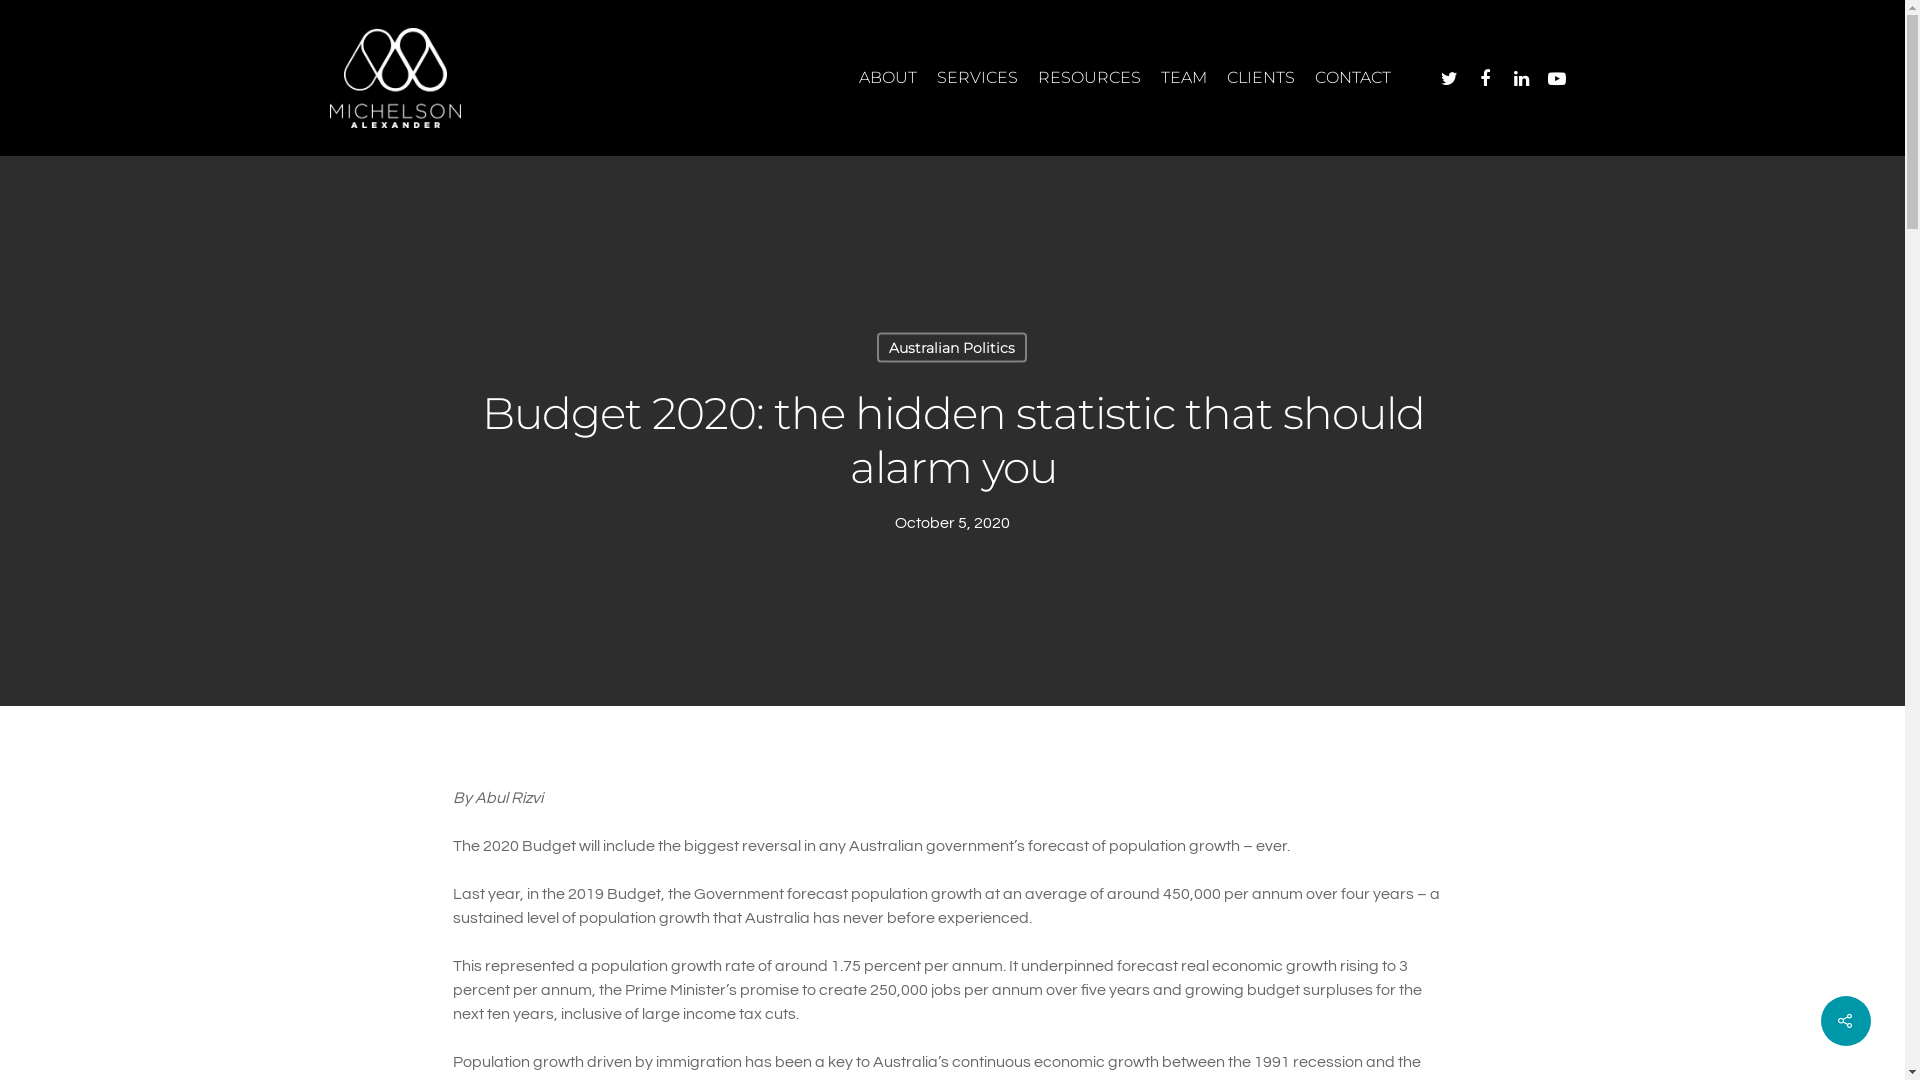 Image resolution: width=1920 pixels, height=1080 pixels. I want to click on 'ABOUT', so click(887, 76).